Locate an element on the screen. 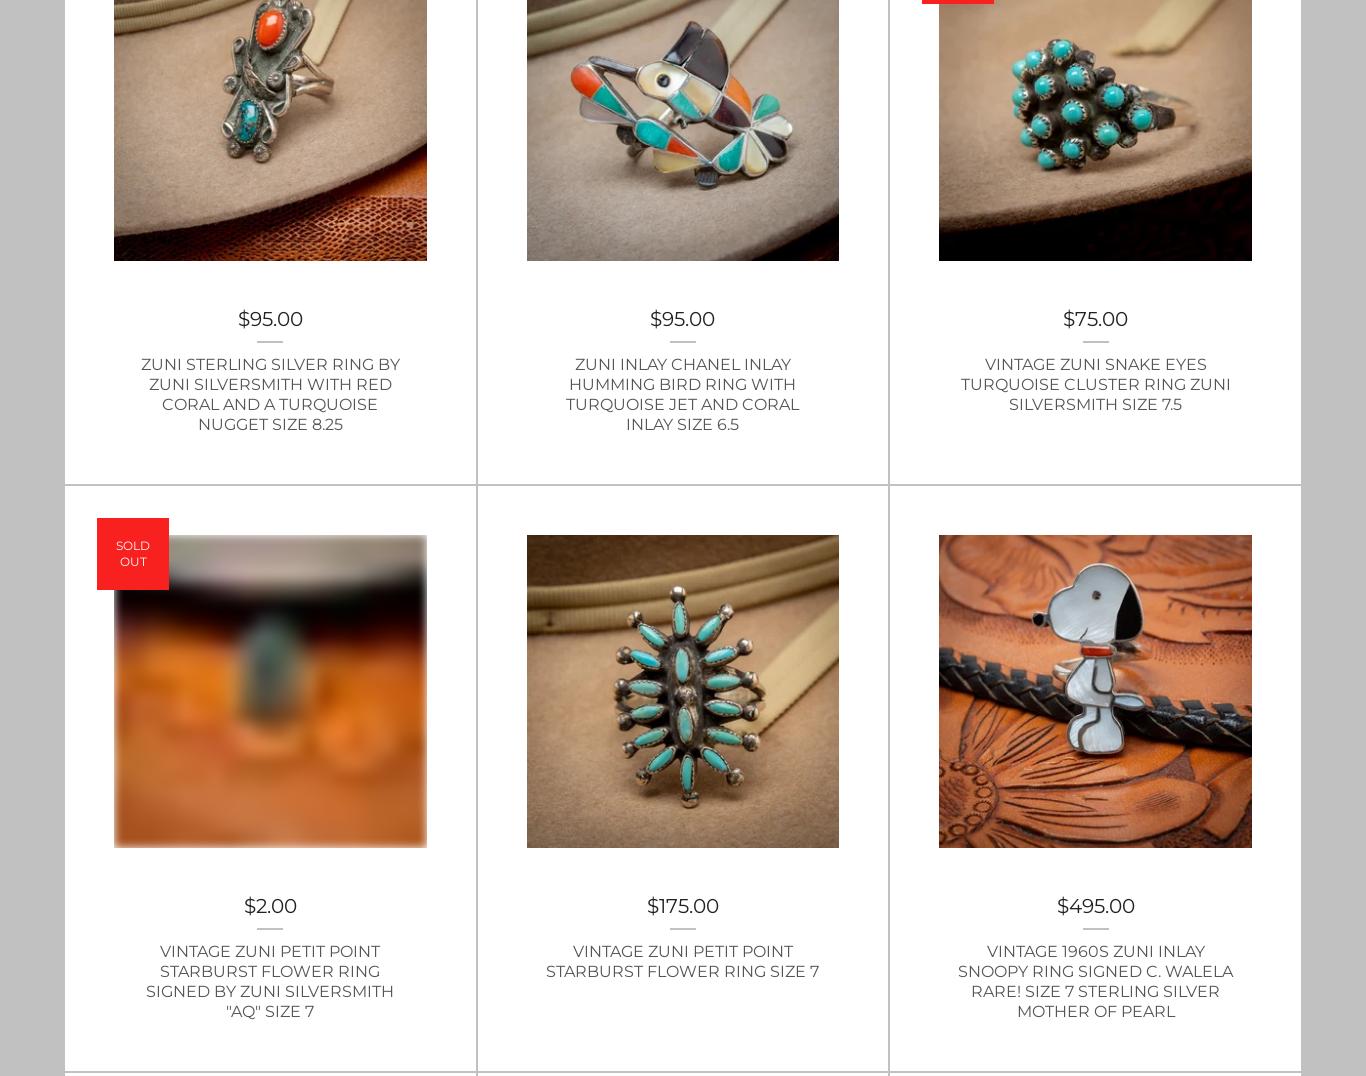 The width and height of the screenshot is (1366, 1076). '175.00' is located at coordinates (688, 904).